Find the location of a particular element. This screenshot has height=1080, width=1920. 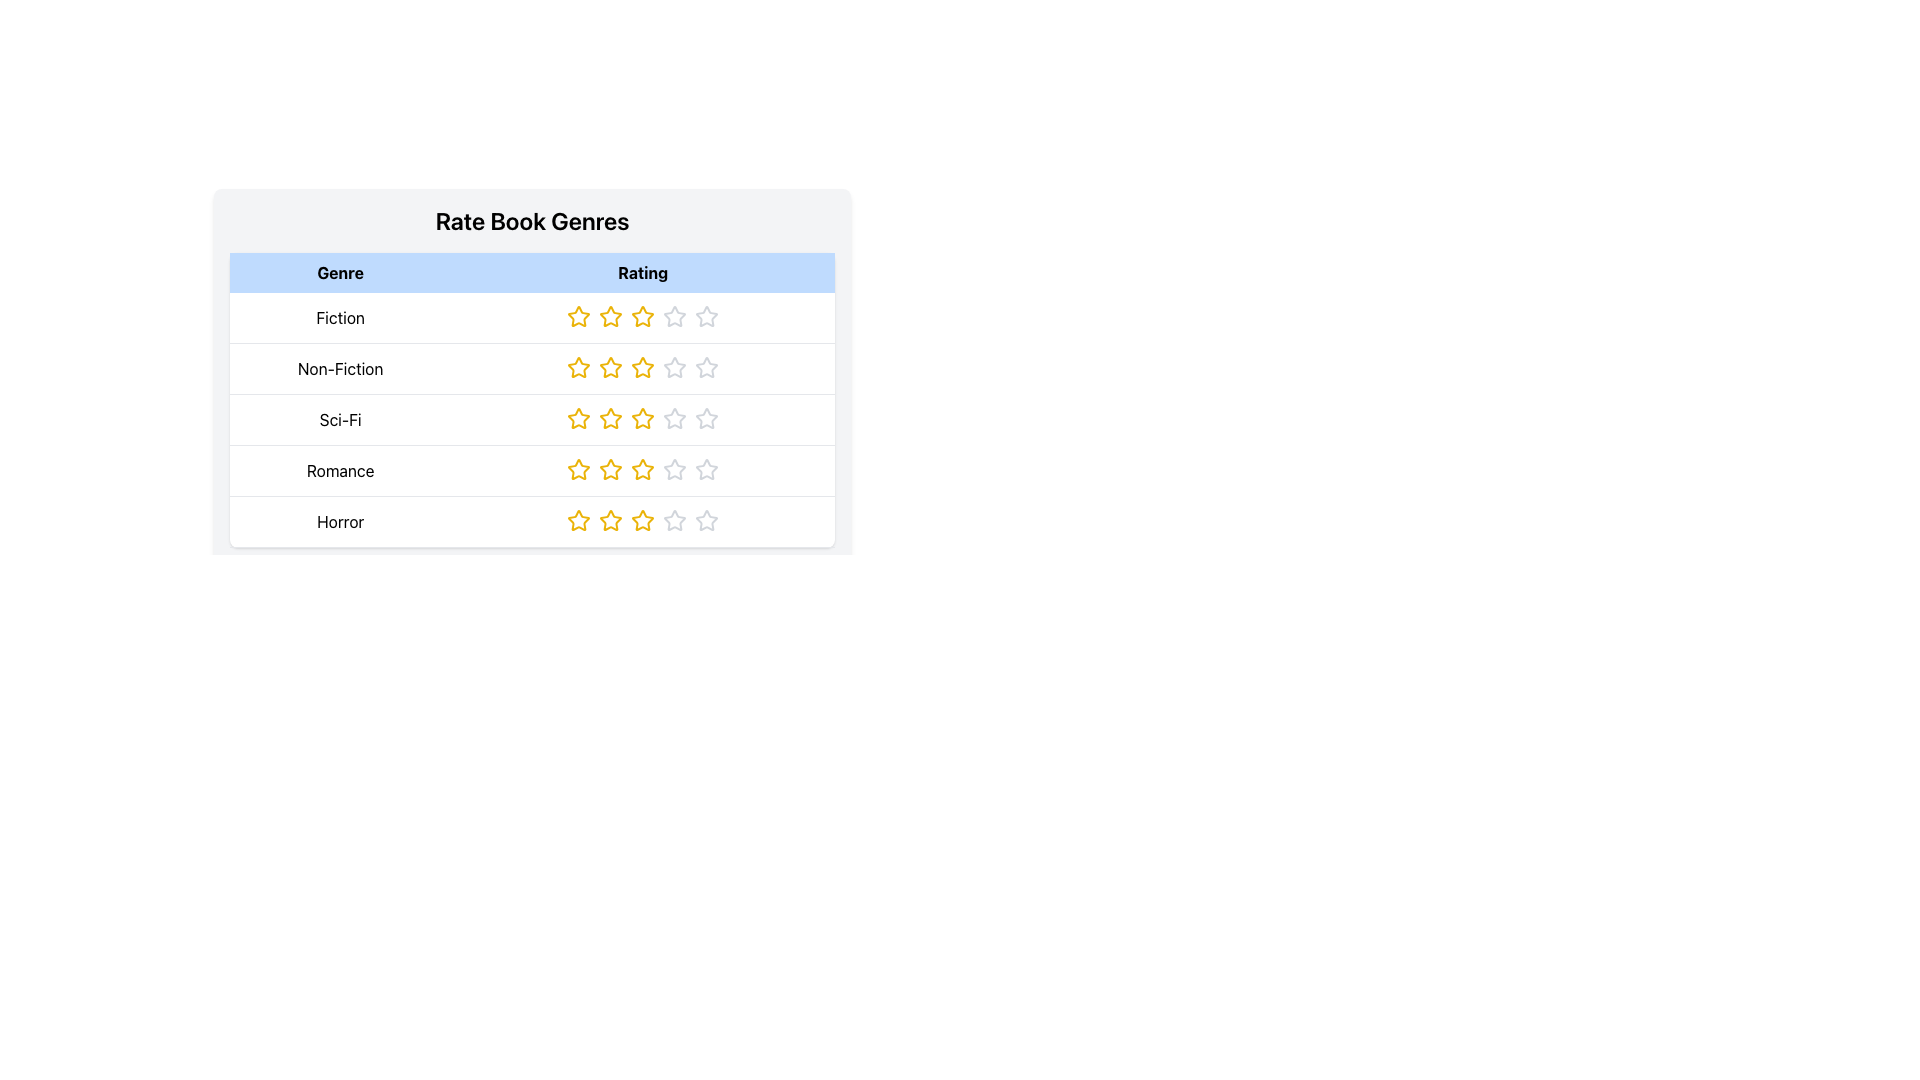

the fifth rating star icon in the 'Rate Book Genres' table for the 'Horror' book genre is located at coordinates (707, 519).